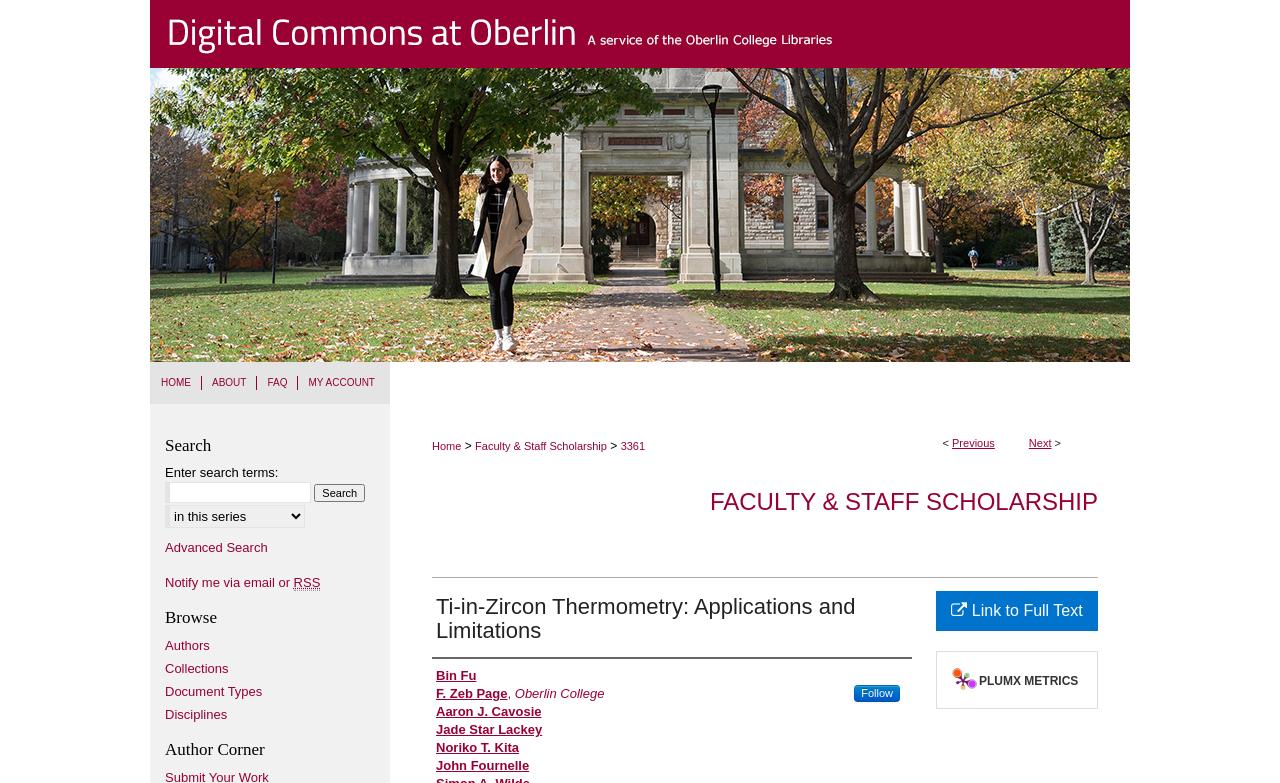 The width and height of the screenshot is (1280, 783). I want to click on 'Disciplines', so click(164, 712).